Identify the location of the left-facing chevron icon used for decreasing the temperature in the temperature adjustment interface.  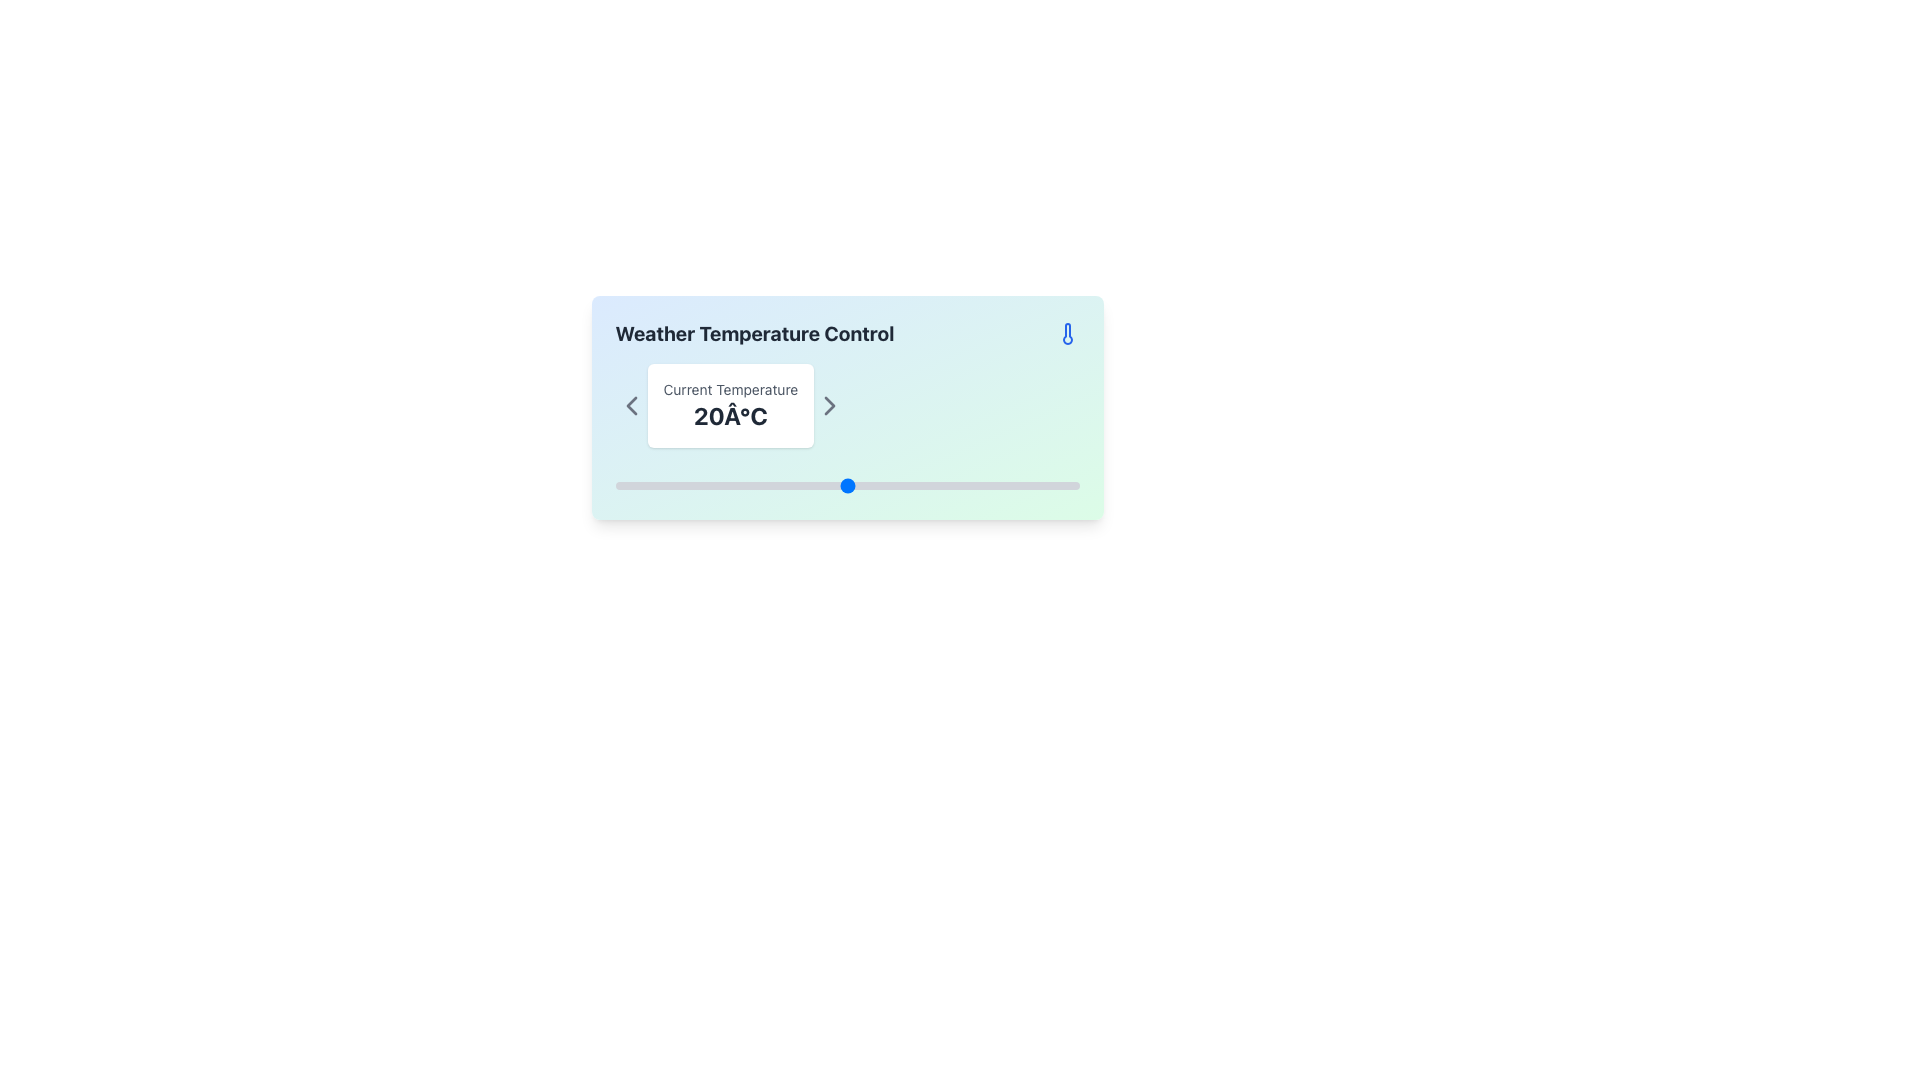
(630, 405).